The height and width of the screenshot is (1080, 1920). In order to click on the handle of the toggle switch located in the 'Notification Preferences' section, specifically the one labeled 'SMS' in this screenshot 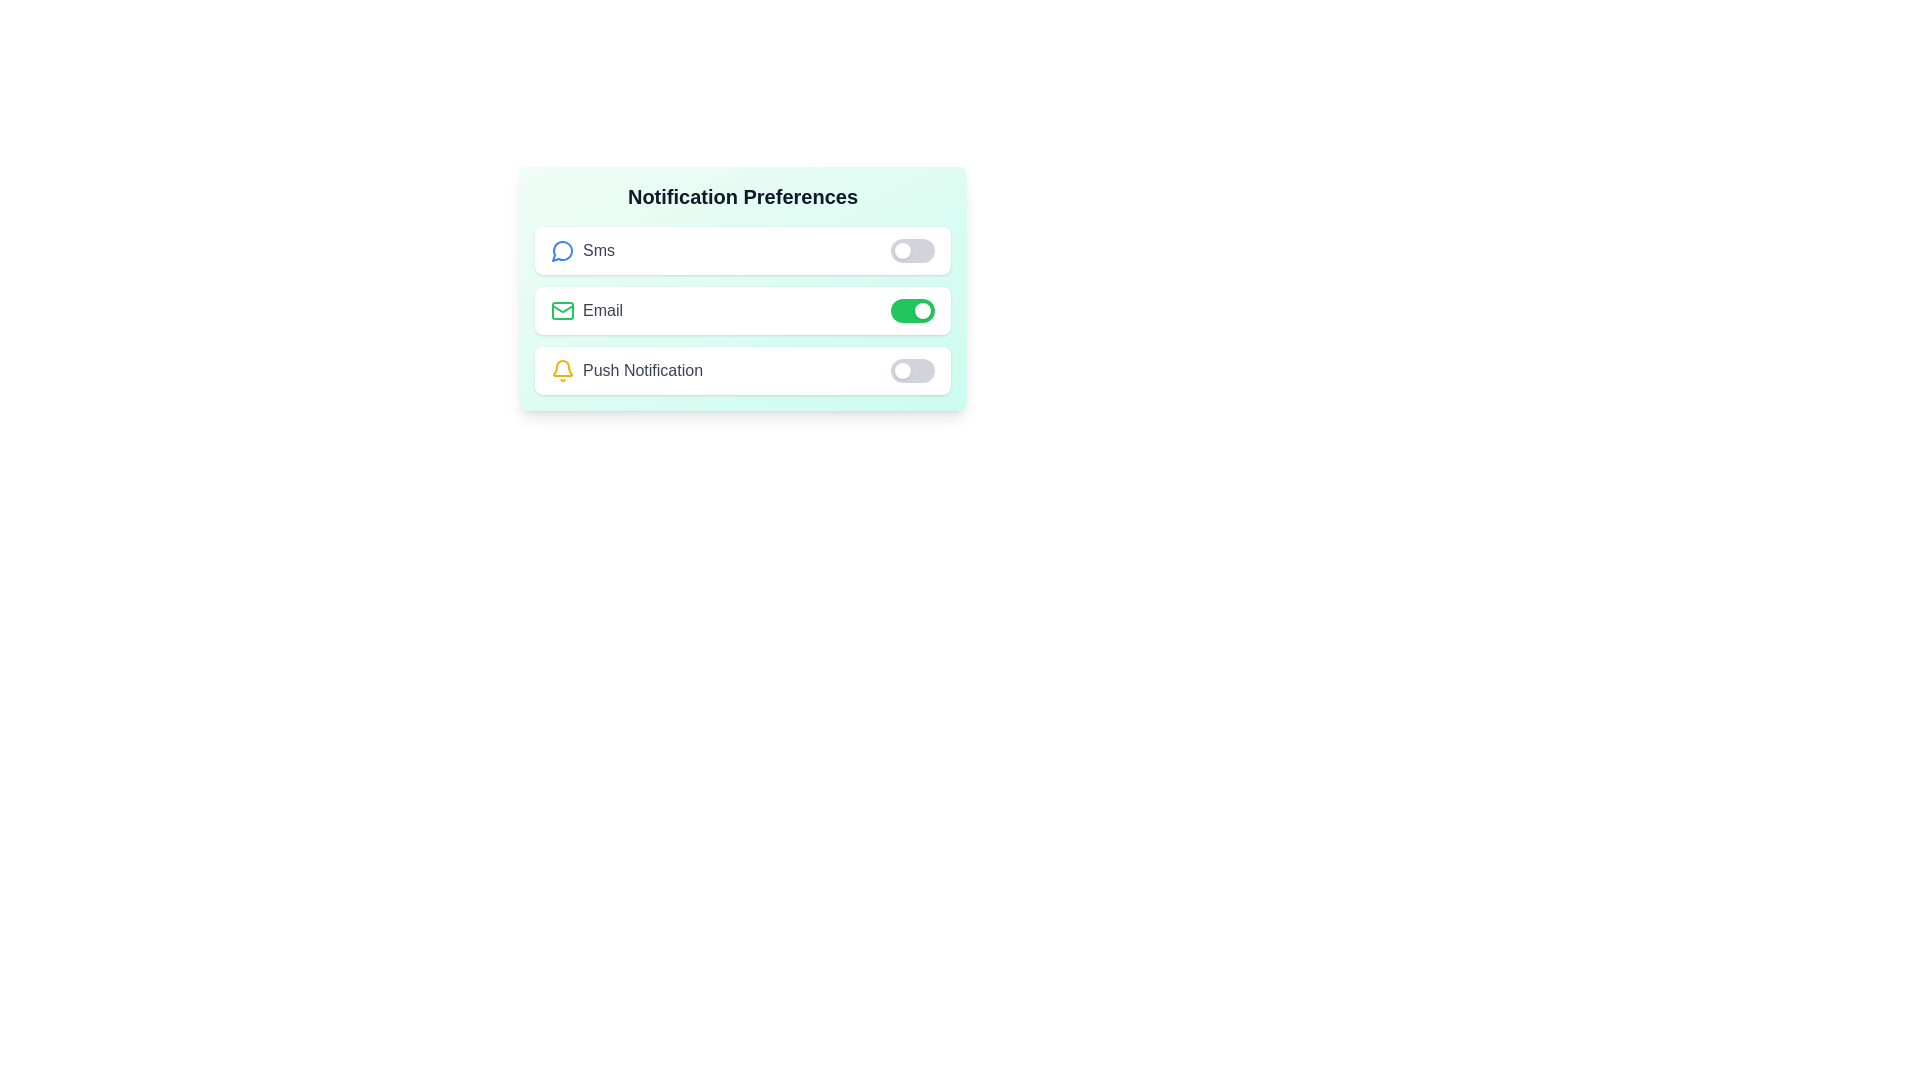, I will do `click(901, 249)`.